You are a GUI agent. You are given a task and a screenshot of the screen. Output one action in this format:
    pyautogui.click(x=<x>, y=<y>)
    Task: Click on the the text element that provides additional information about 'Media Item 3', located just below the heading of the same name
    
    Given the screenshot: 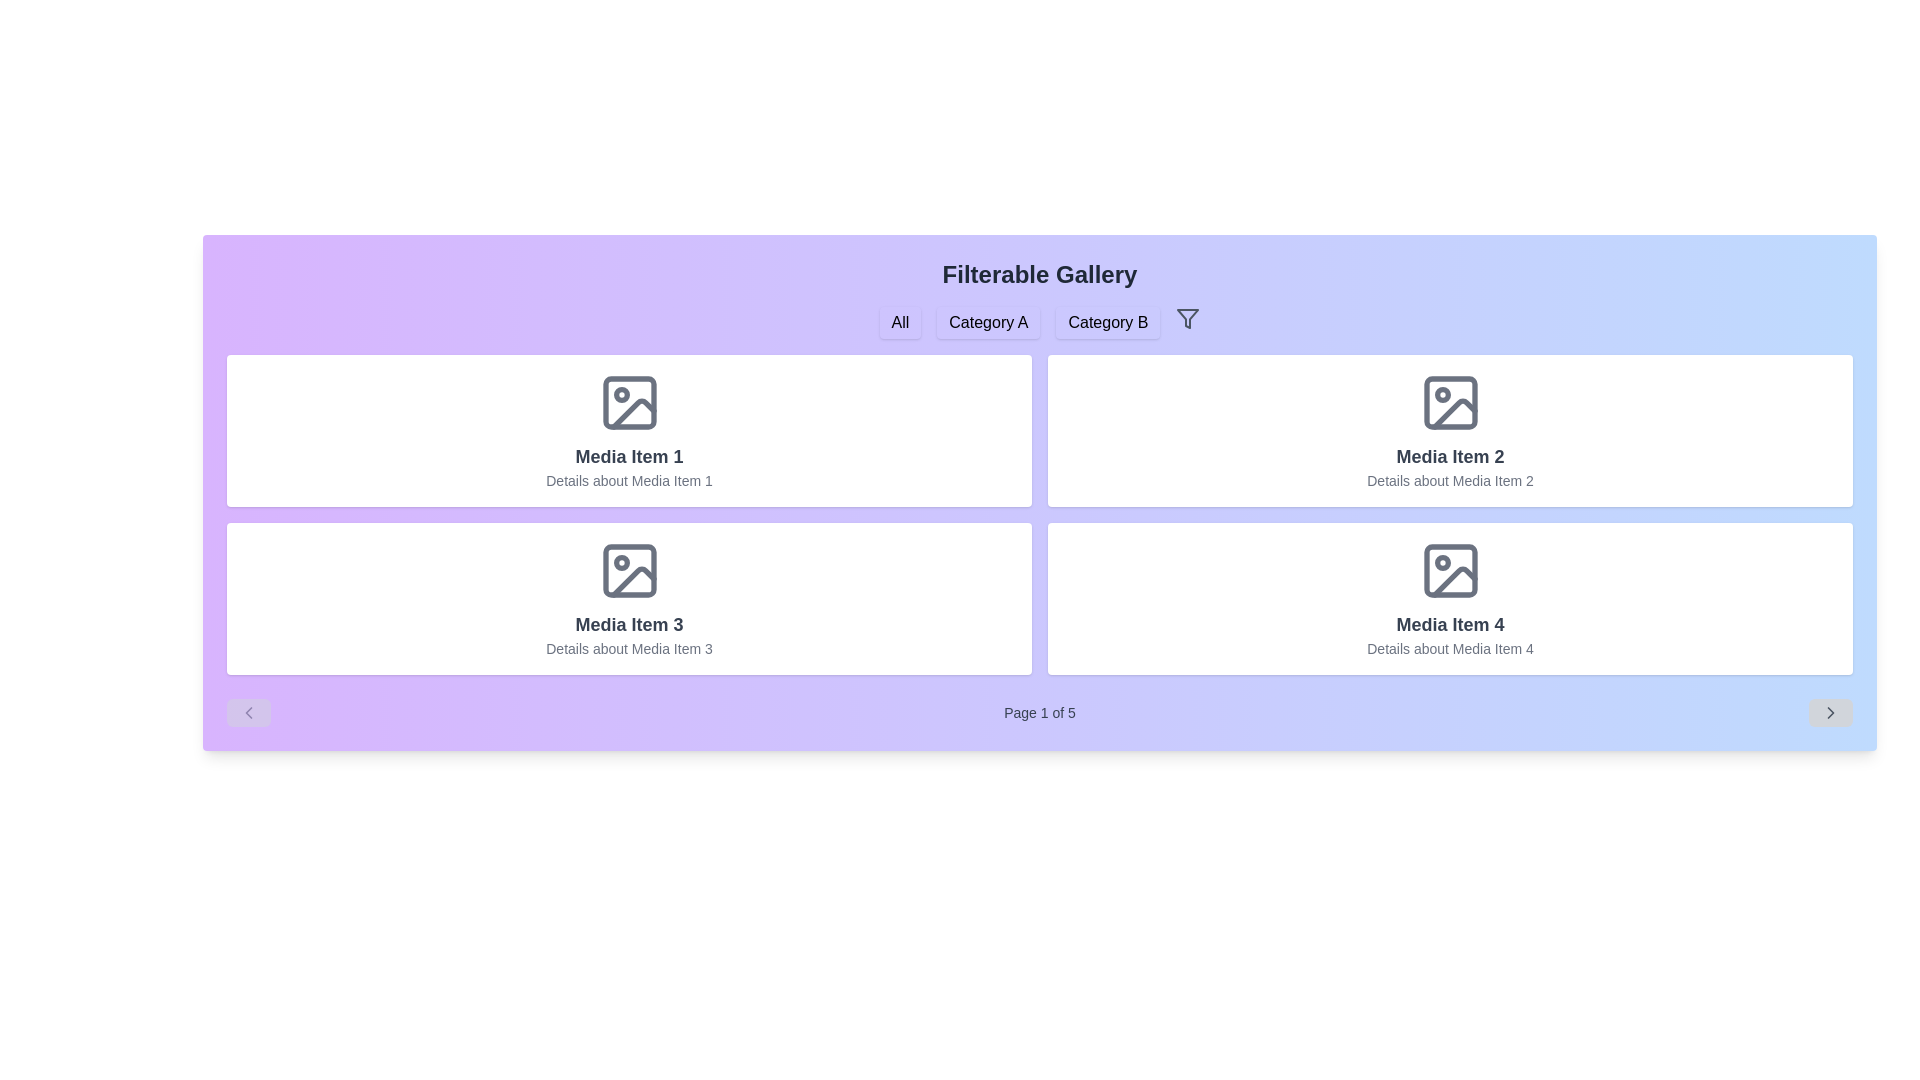 What is the action you would take?
    pyautogui.click(x=628, y=648)
    